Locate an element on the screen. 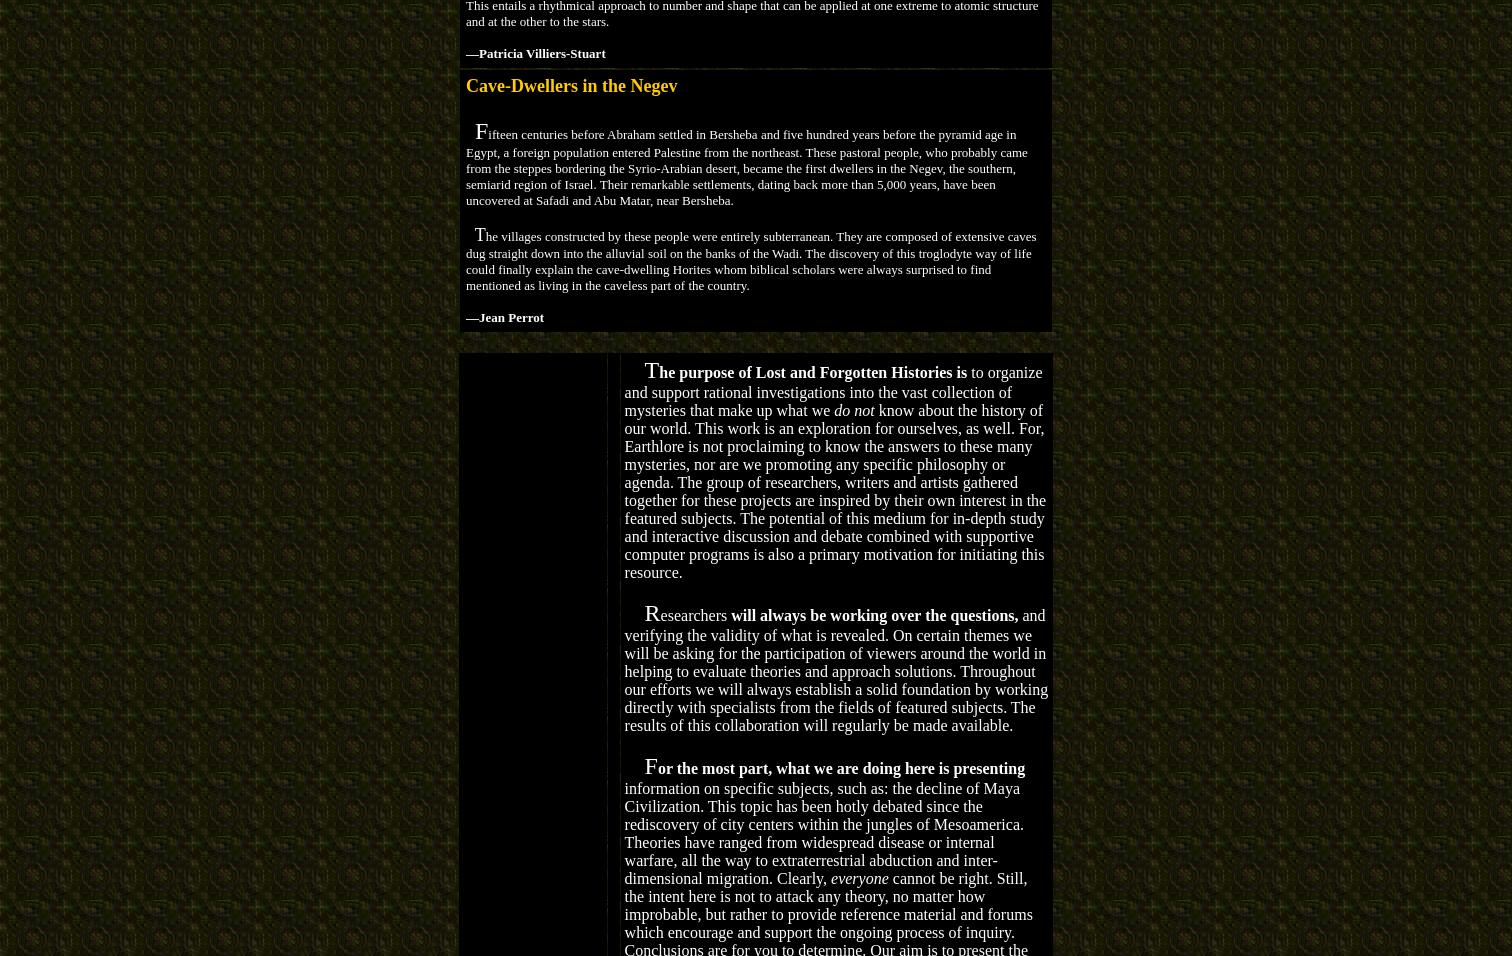 This screenshot has width=1512, height=956. 'know' is located at coordinates (894, 409).